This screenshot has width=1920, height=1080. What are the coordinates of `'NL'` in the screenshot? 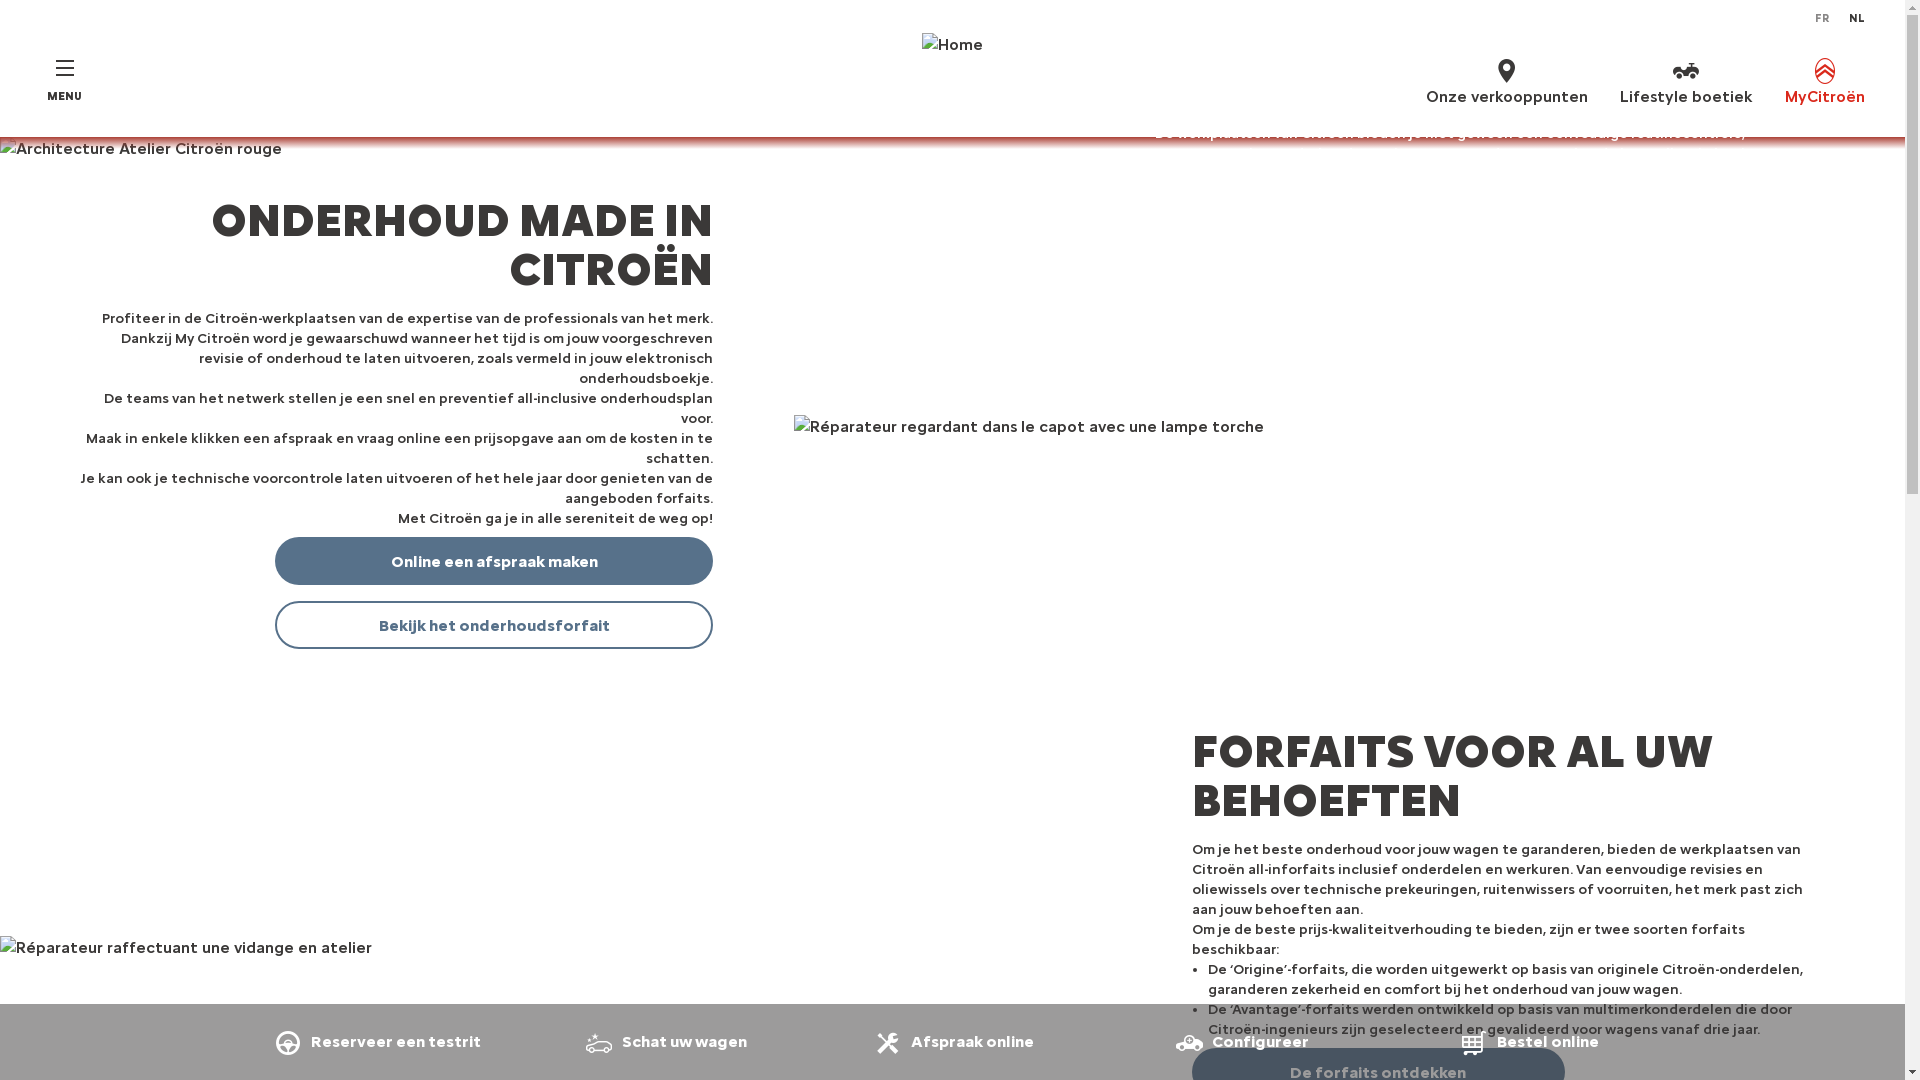 It's located at (1856, 19).